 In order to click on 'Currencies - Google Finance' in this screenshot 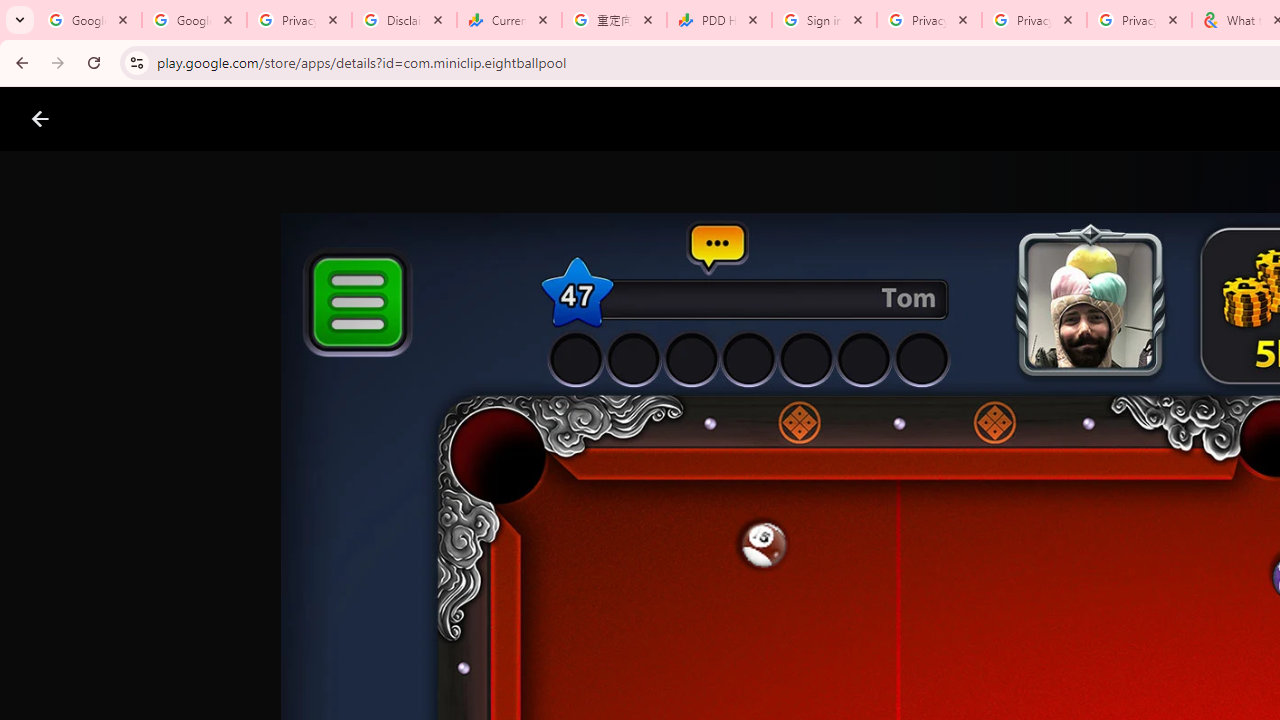, I will do `click(509, 20)`.